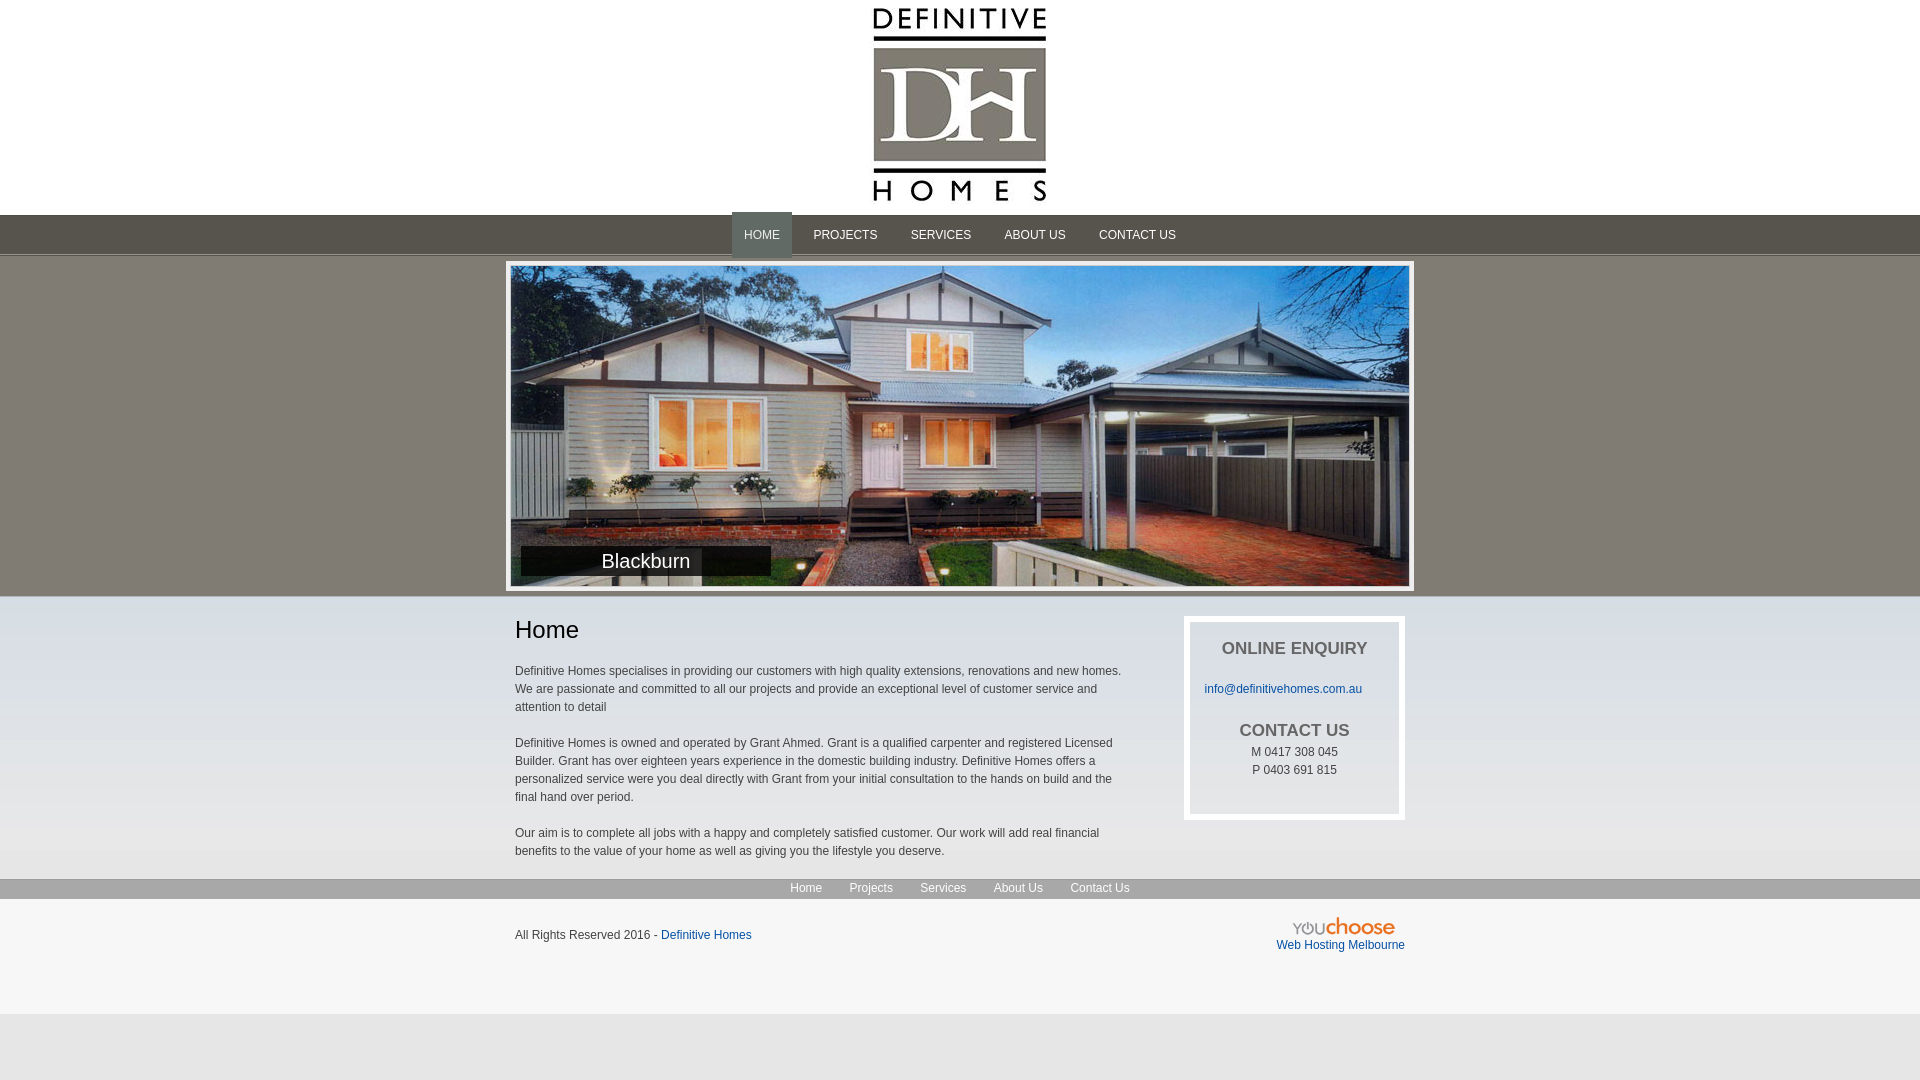 This screenshot has width=1920, height=1080. I want to click on 'Projects', so click(871, 886).